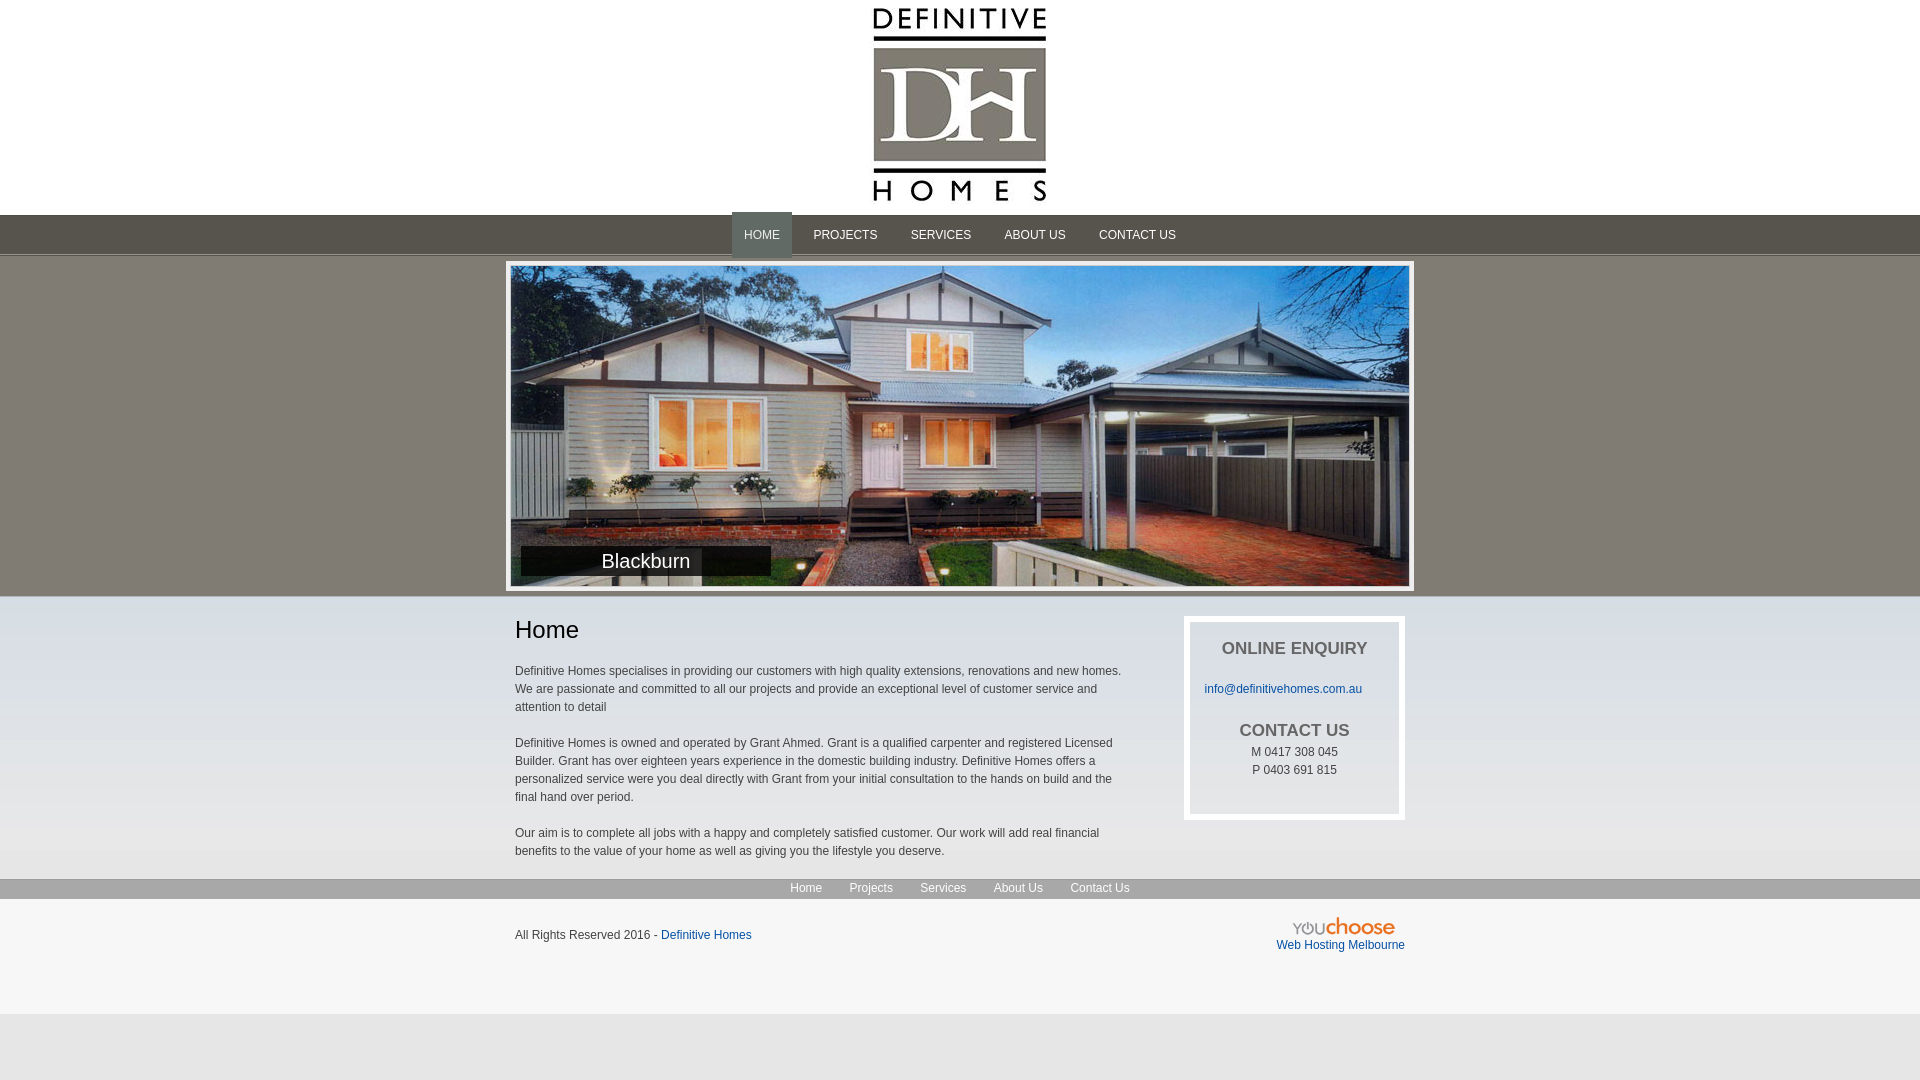 This screenshot has width=1920, height=1080. I want to click on 'Projects', so click(871, 886).